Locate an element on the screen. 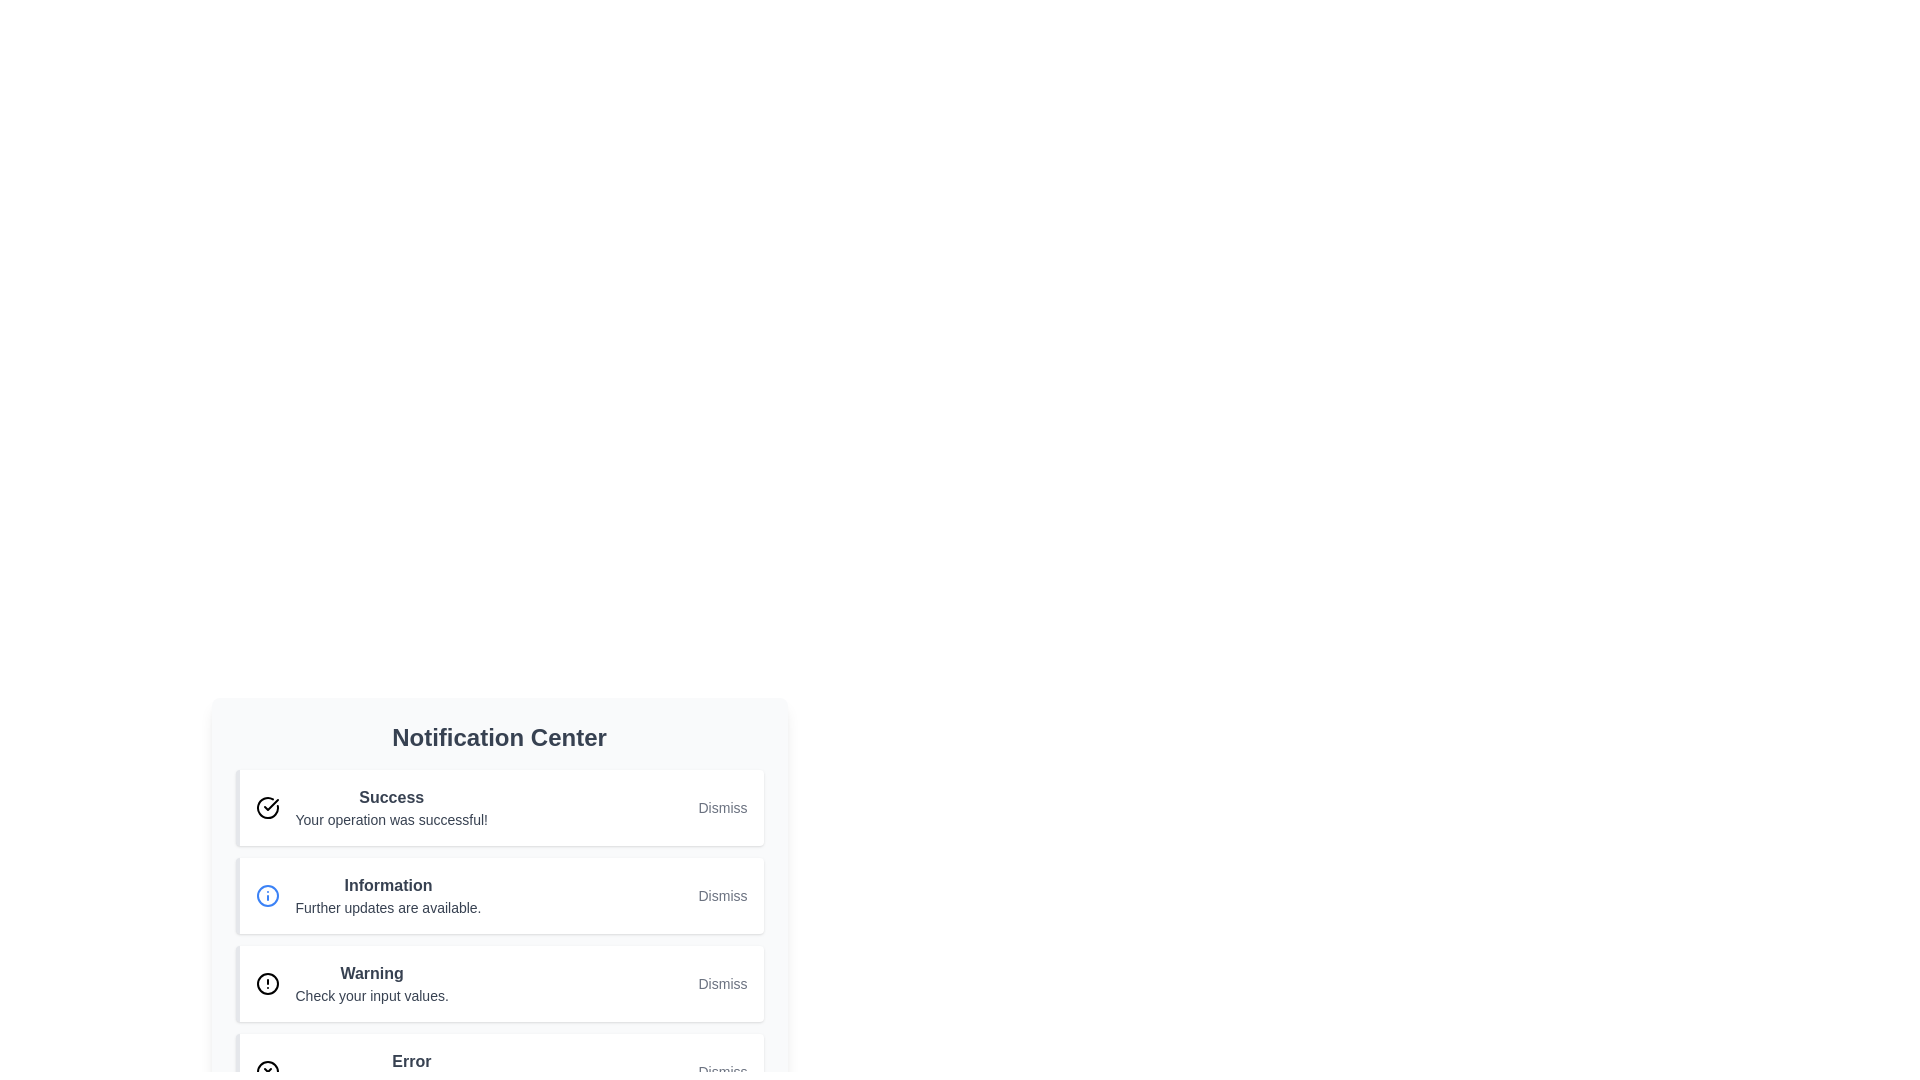 This screenshot has height=1080, width=1920. warning text in the notification card located in the Notification Center, specifically the third item that indicates input values need verification is located at coordinates (372, 982).